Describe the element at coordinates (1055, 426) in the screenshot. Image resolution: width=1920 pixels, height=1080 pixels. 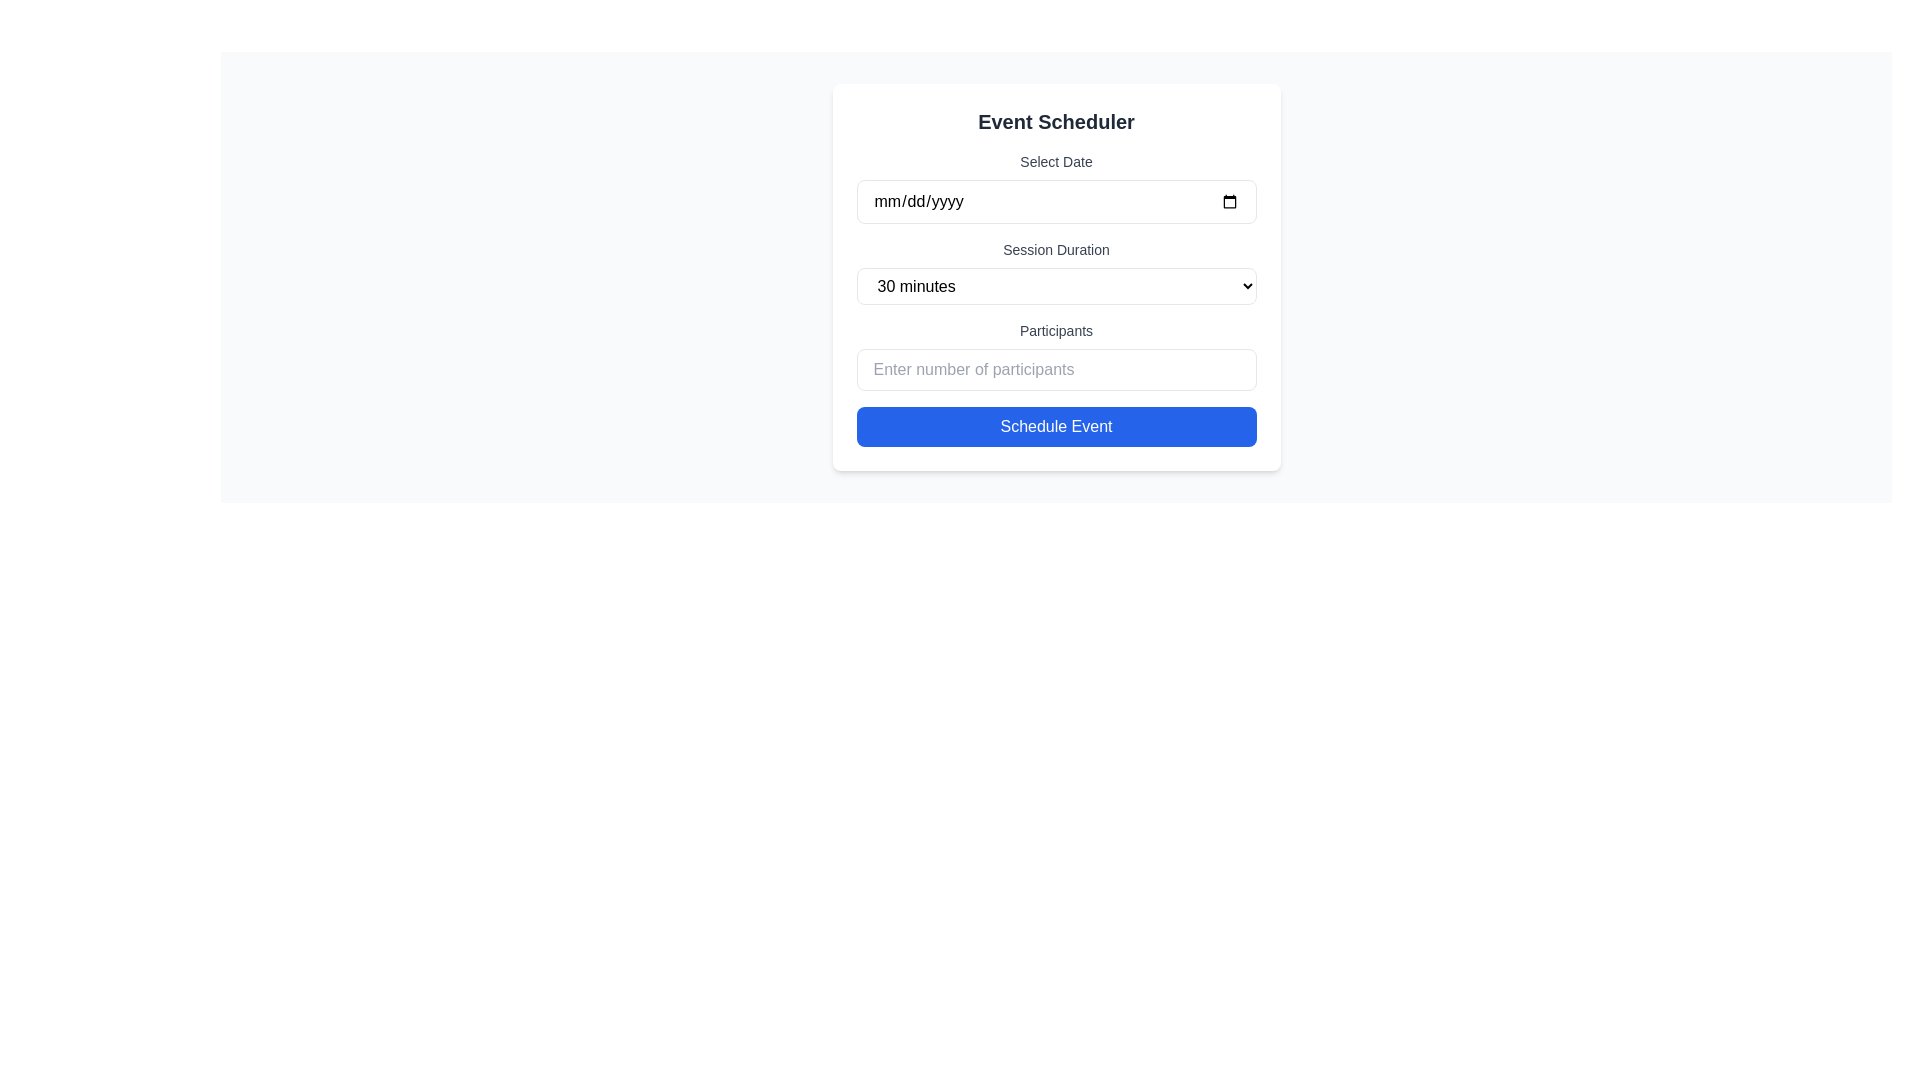
I see `the button with a blue background and white bold text reading 'Schedule Event', located at the bottom of the form` at that location.